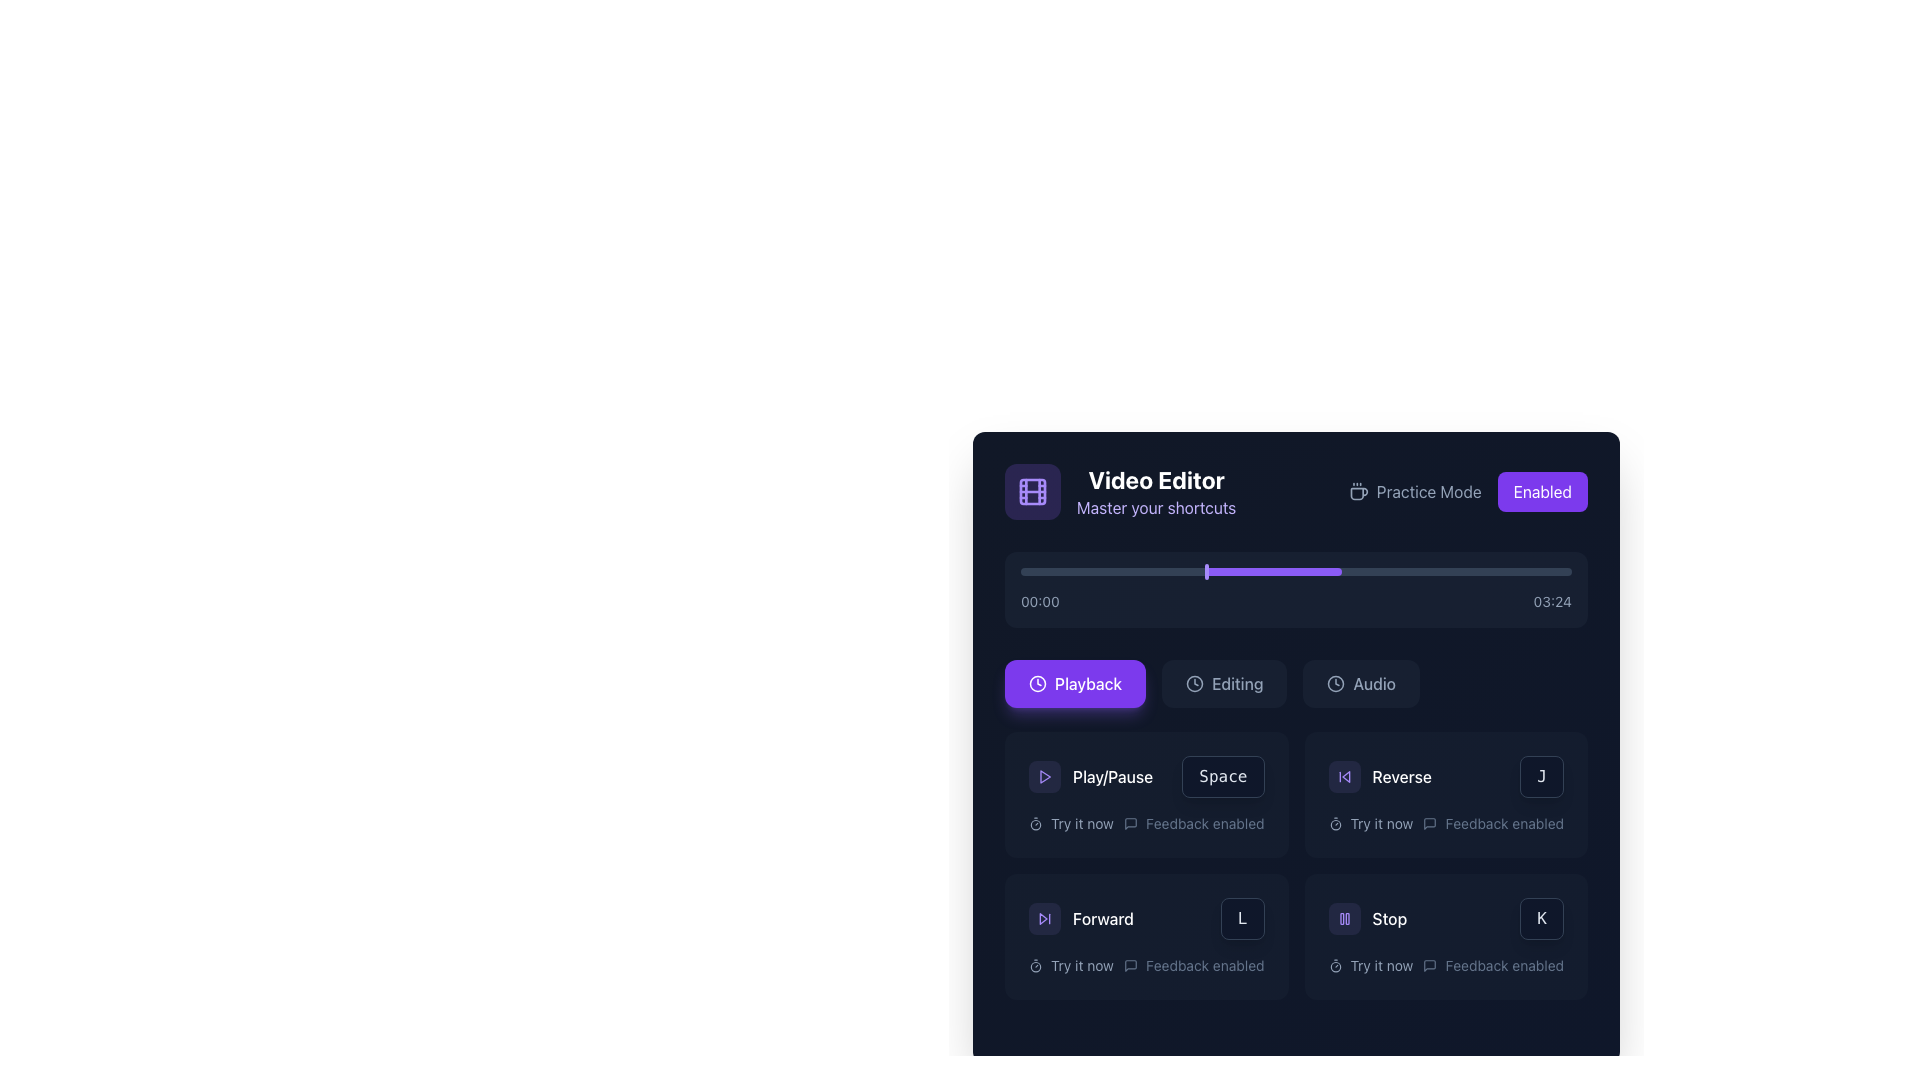 The height and width of the screenshot is (1080, 1920). I want to click on the small timer icon with a circular frame, located to the left of the 'Try it now' text and associated with the 'Forward' control, so click(1036, 964).